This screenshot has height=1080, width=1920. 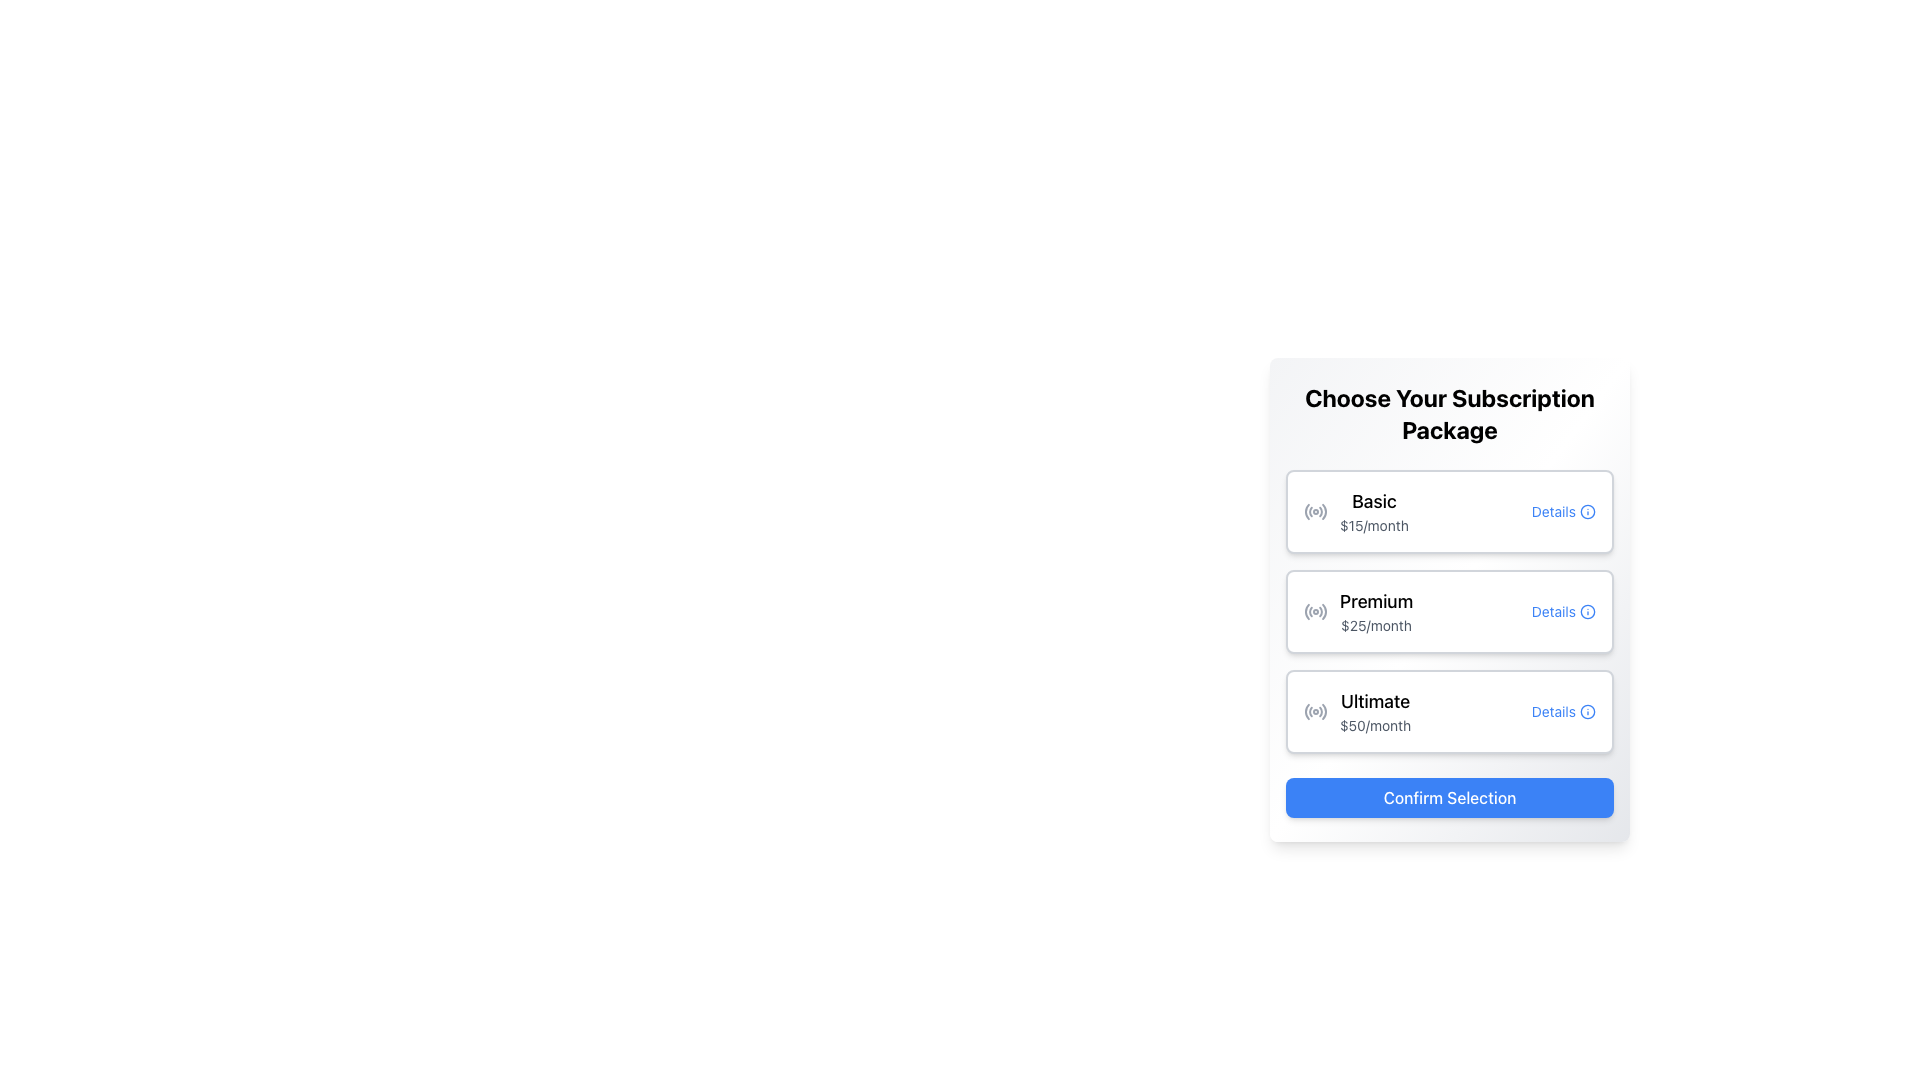 I want to click on the 'Ultimate' subscription plan card located at the bottom of the subscription options list, so click(x=1449, y=711).